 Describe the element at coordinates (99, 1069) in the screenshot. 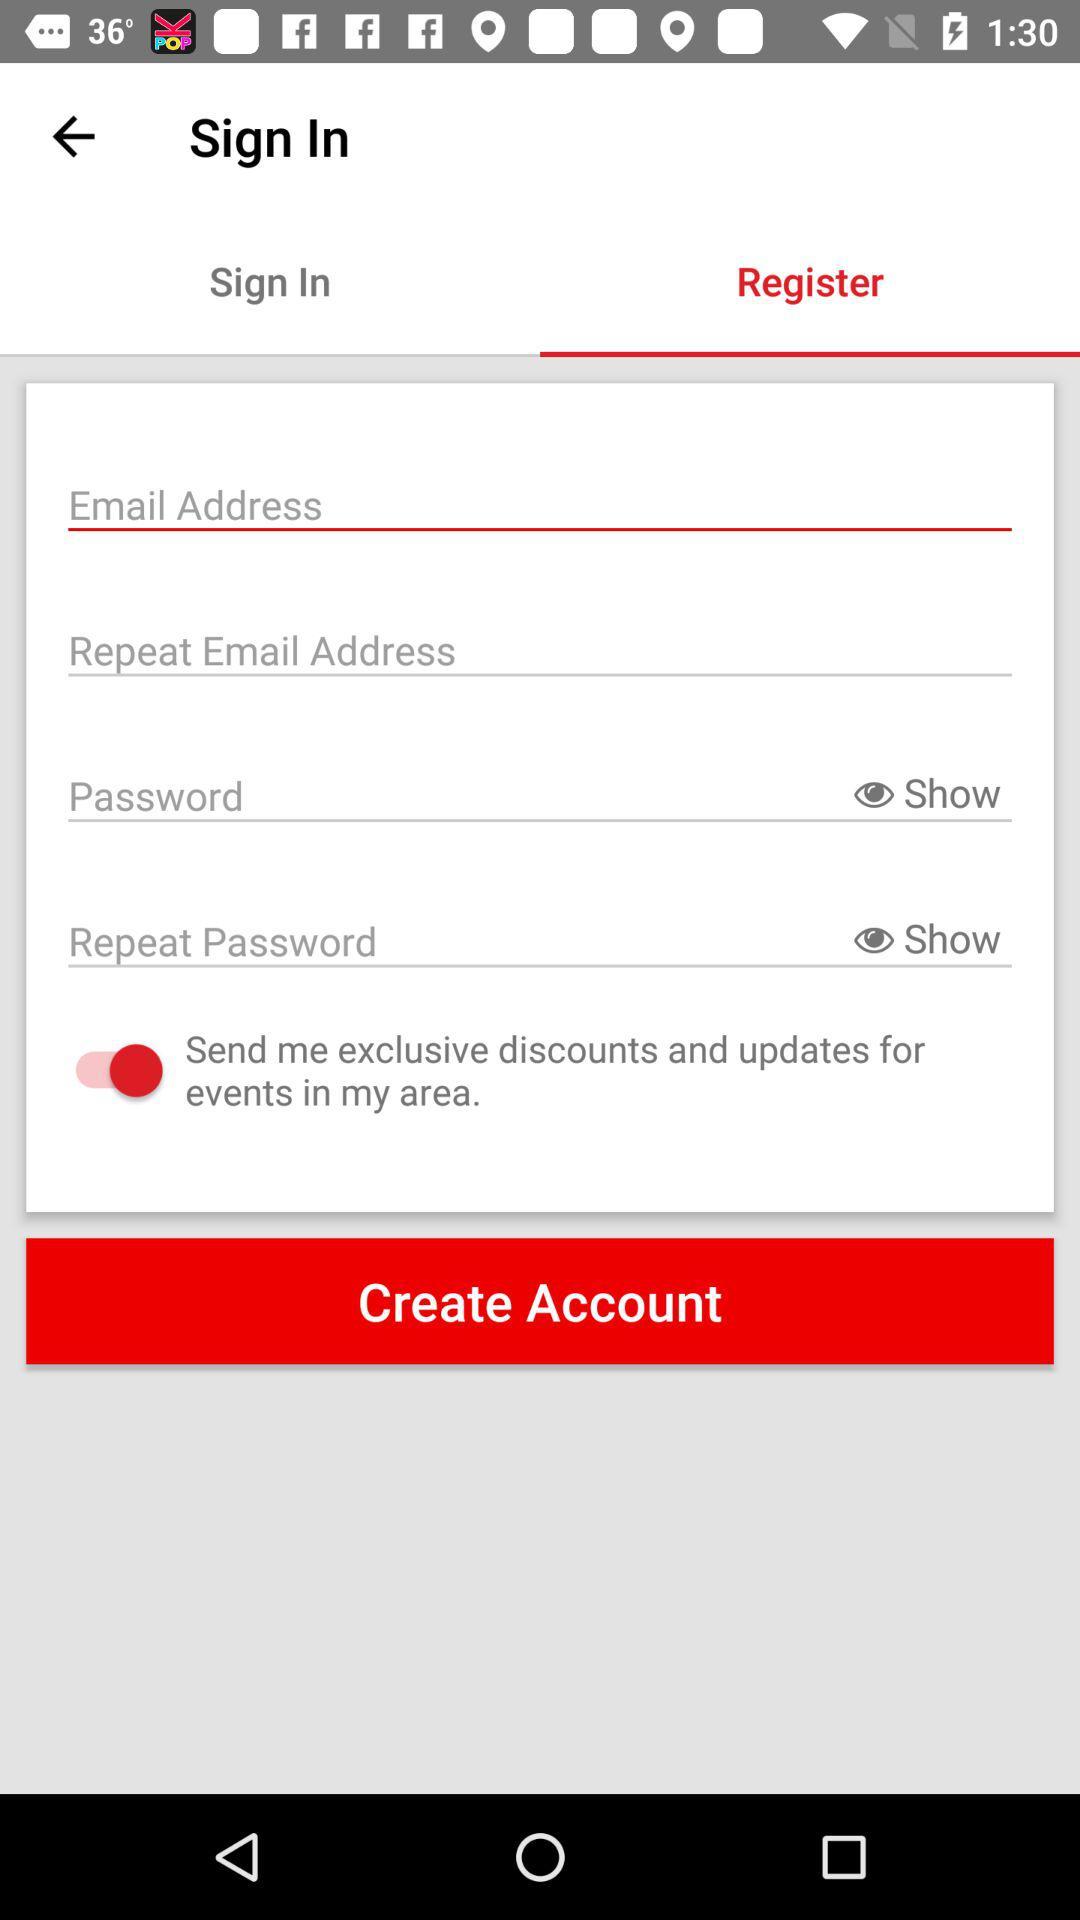

I see `the item to the left of the send me exclusive icon` at that location.